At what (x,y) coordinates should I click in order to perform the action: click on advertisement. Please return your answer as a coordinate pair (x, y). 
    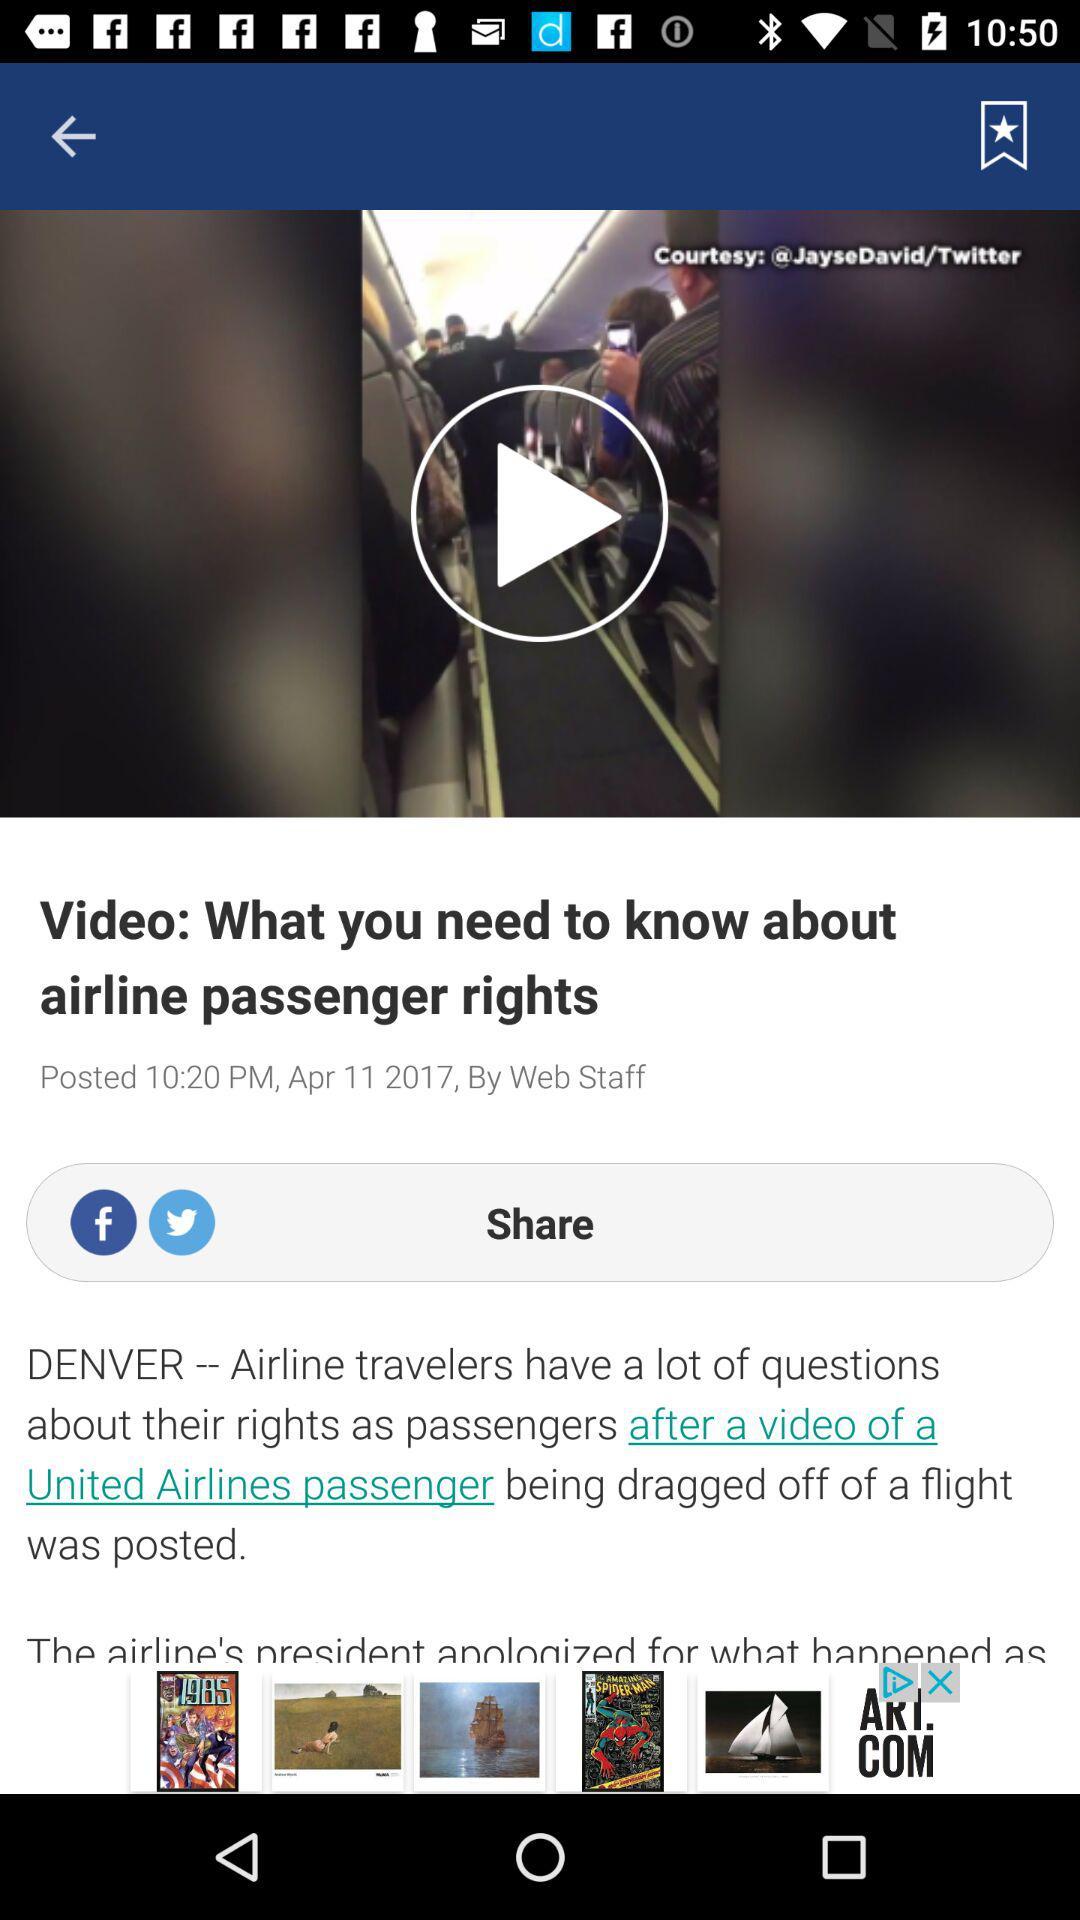
    Looking at the image, I should click on (540, 1727).